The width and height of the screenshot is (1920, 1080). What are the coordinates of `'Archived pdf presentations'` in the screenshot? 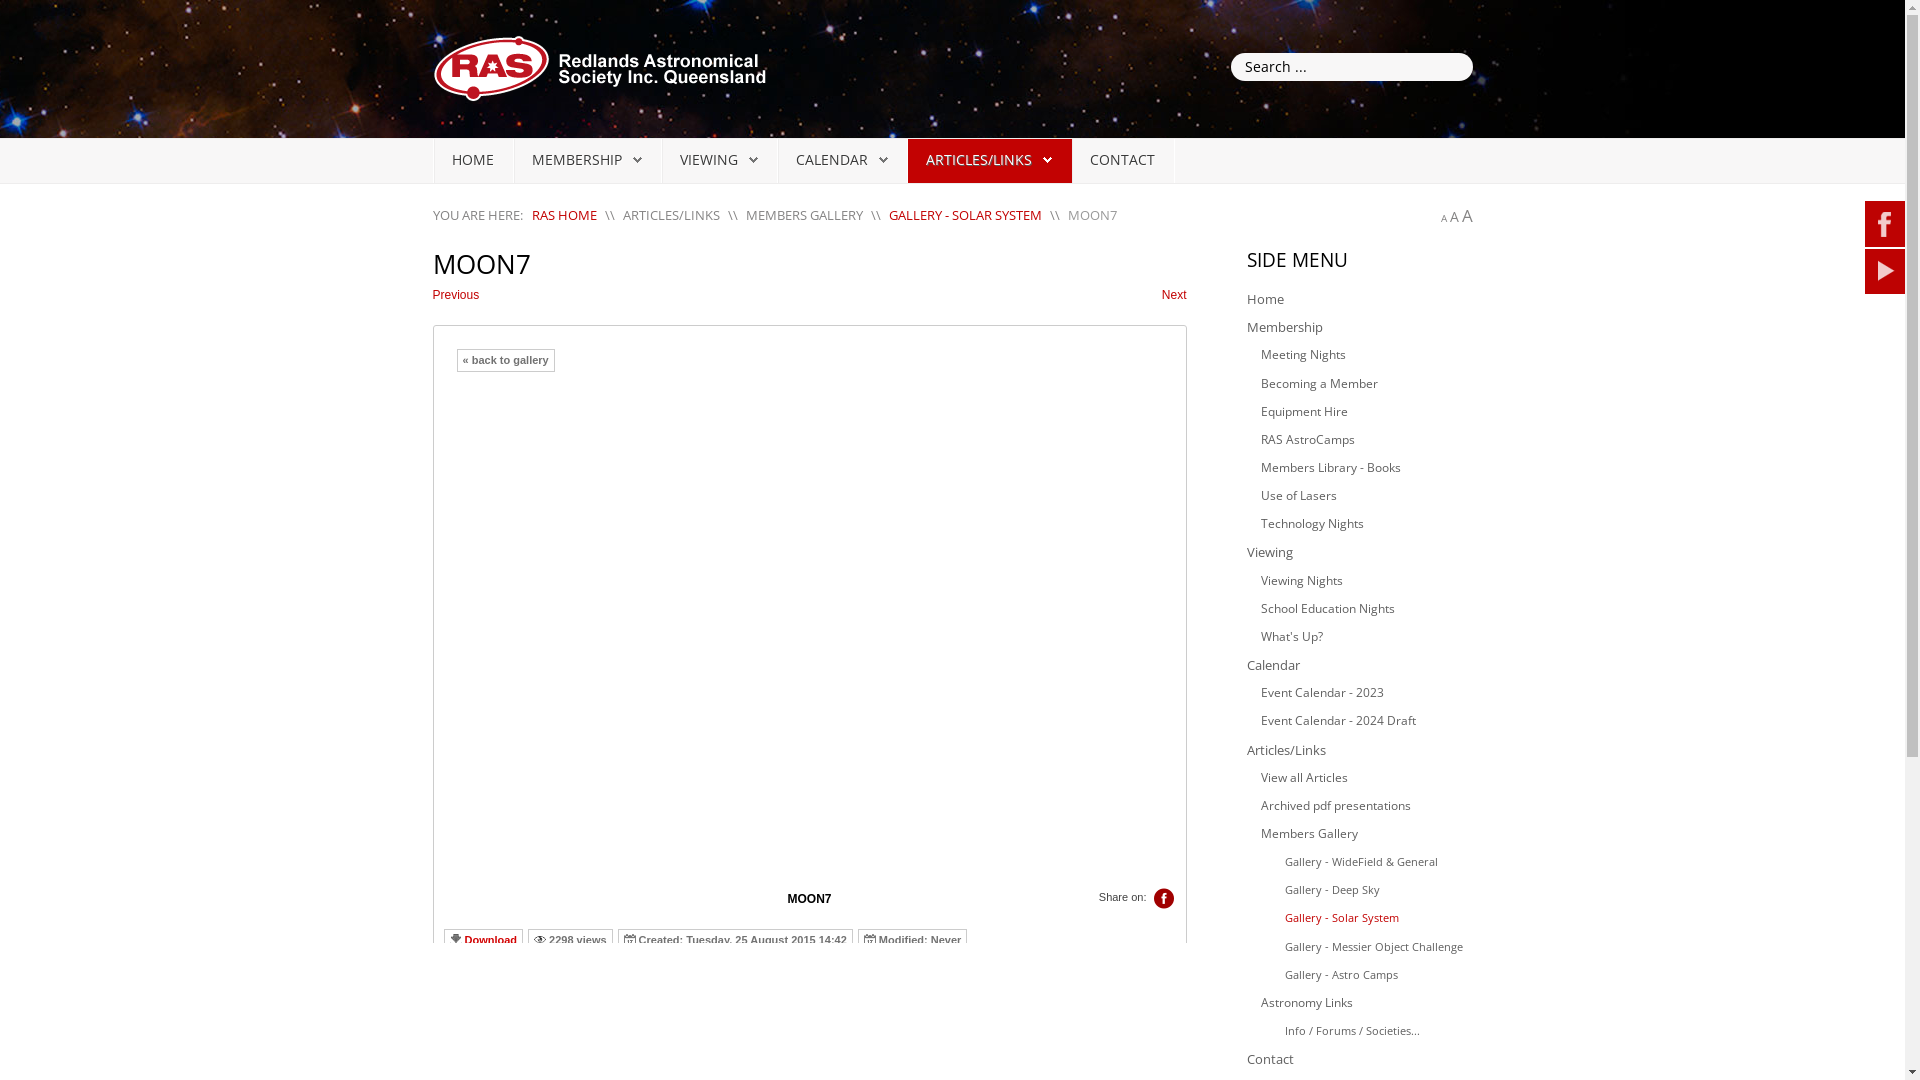 It's located at (1365, 805).